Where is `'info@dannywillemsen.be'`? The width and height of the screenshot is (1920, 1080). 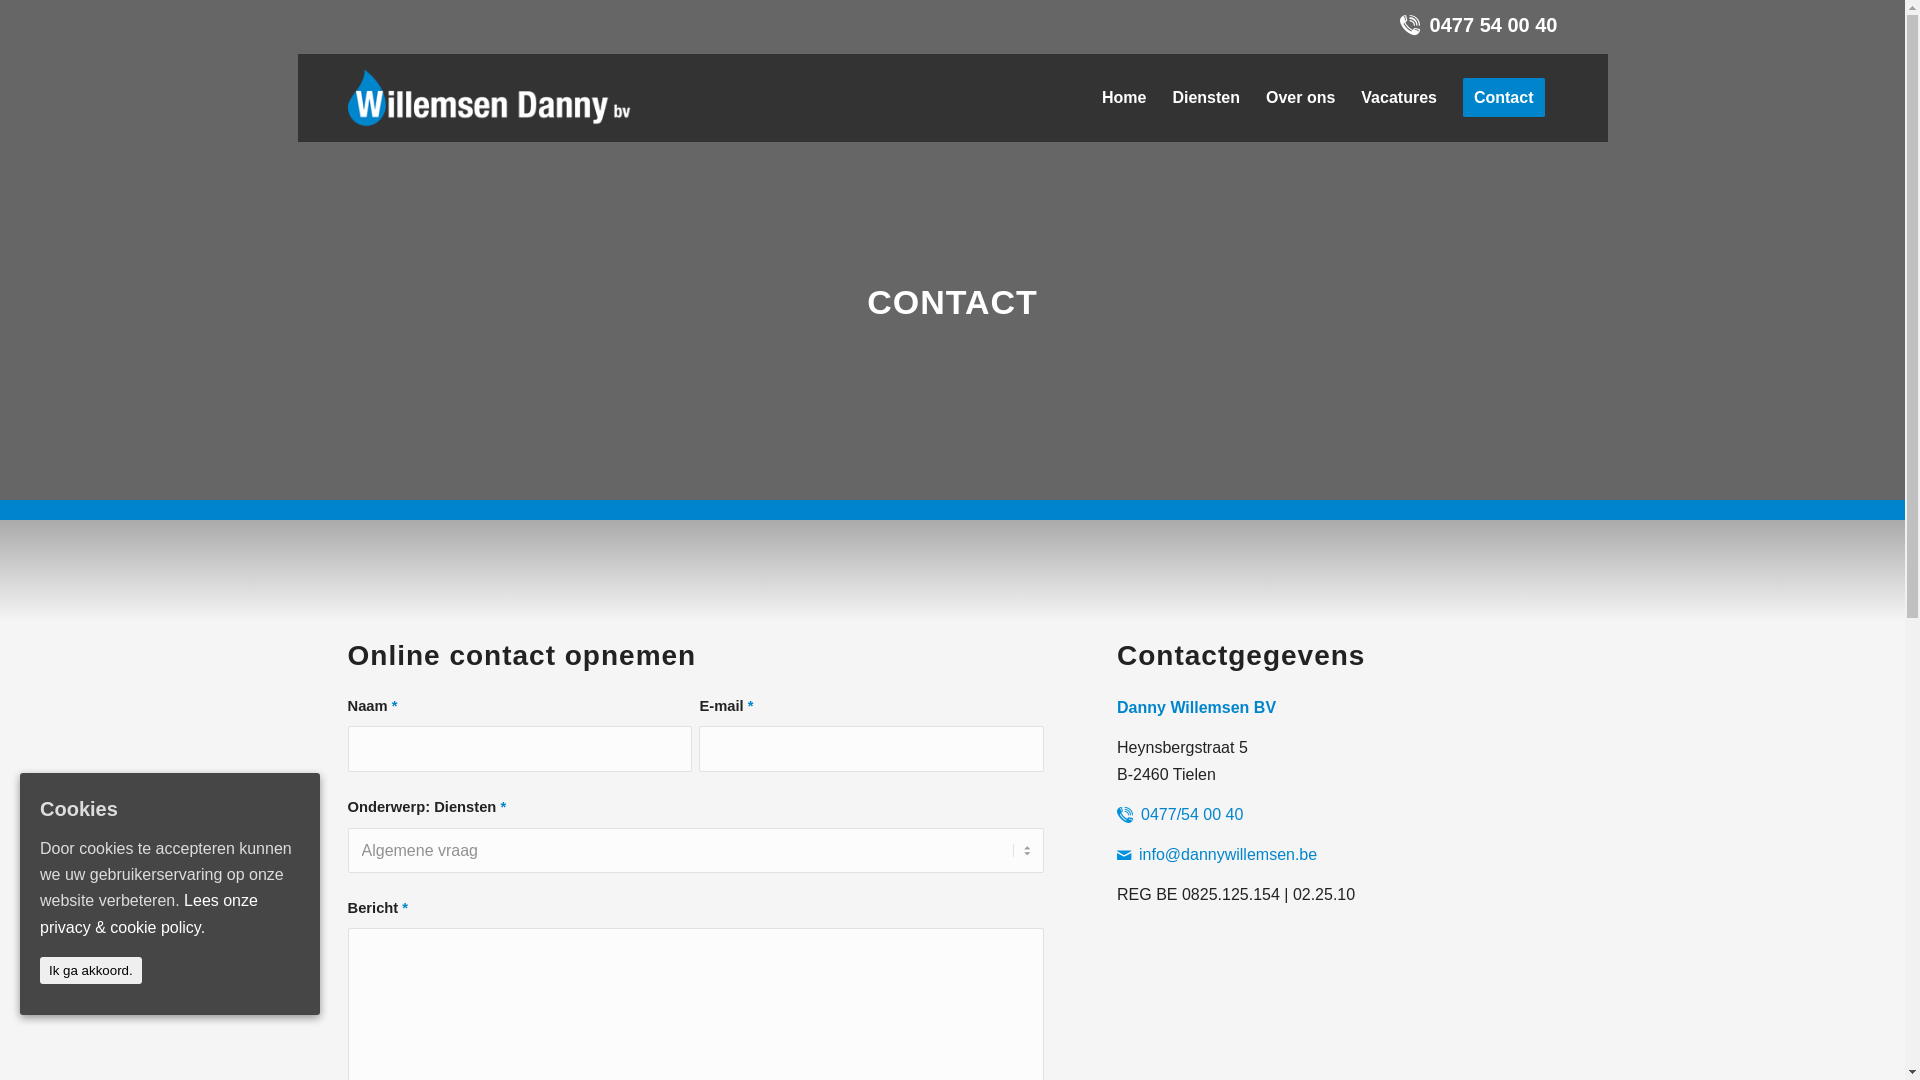 'info@dannywillemsen.be' is located at coordinates (1227, 854).